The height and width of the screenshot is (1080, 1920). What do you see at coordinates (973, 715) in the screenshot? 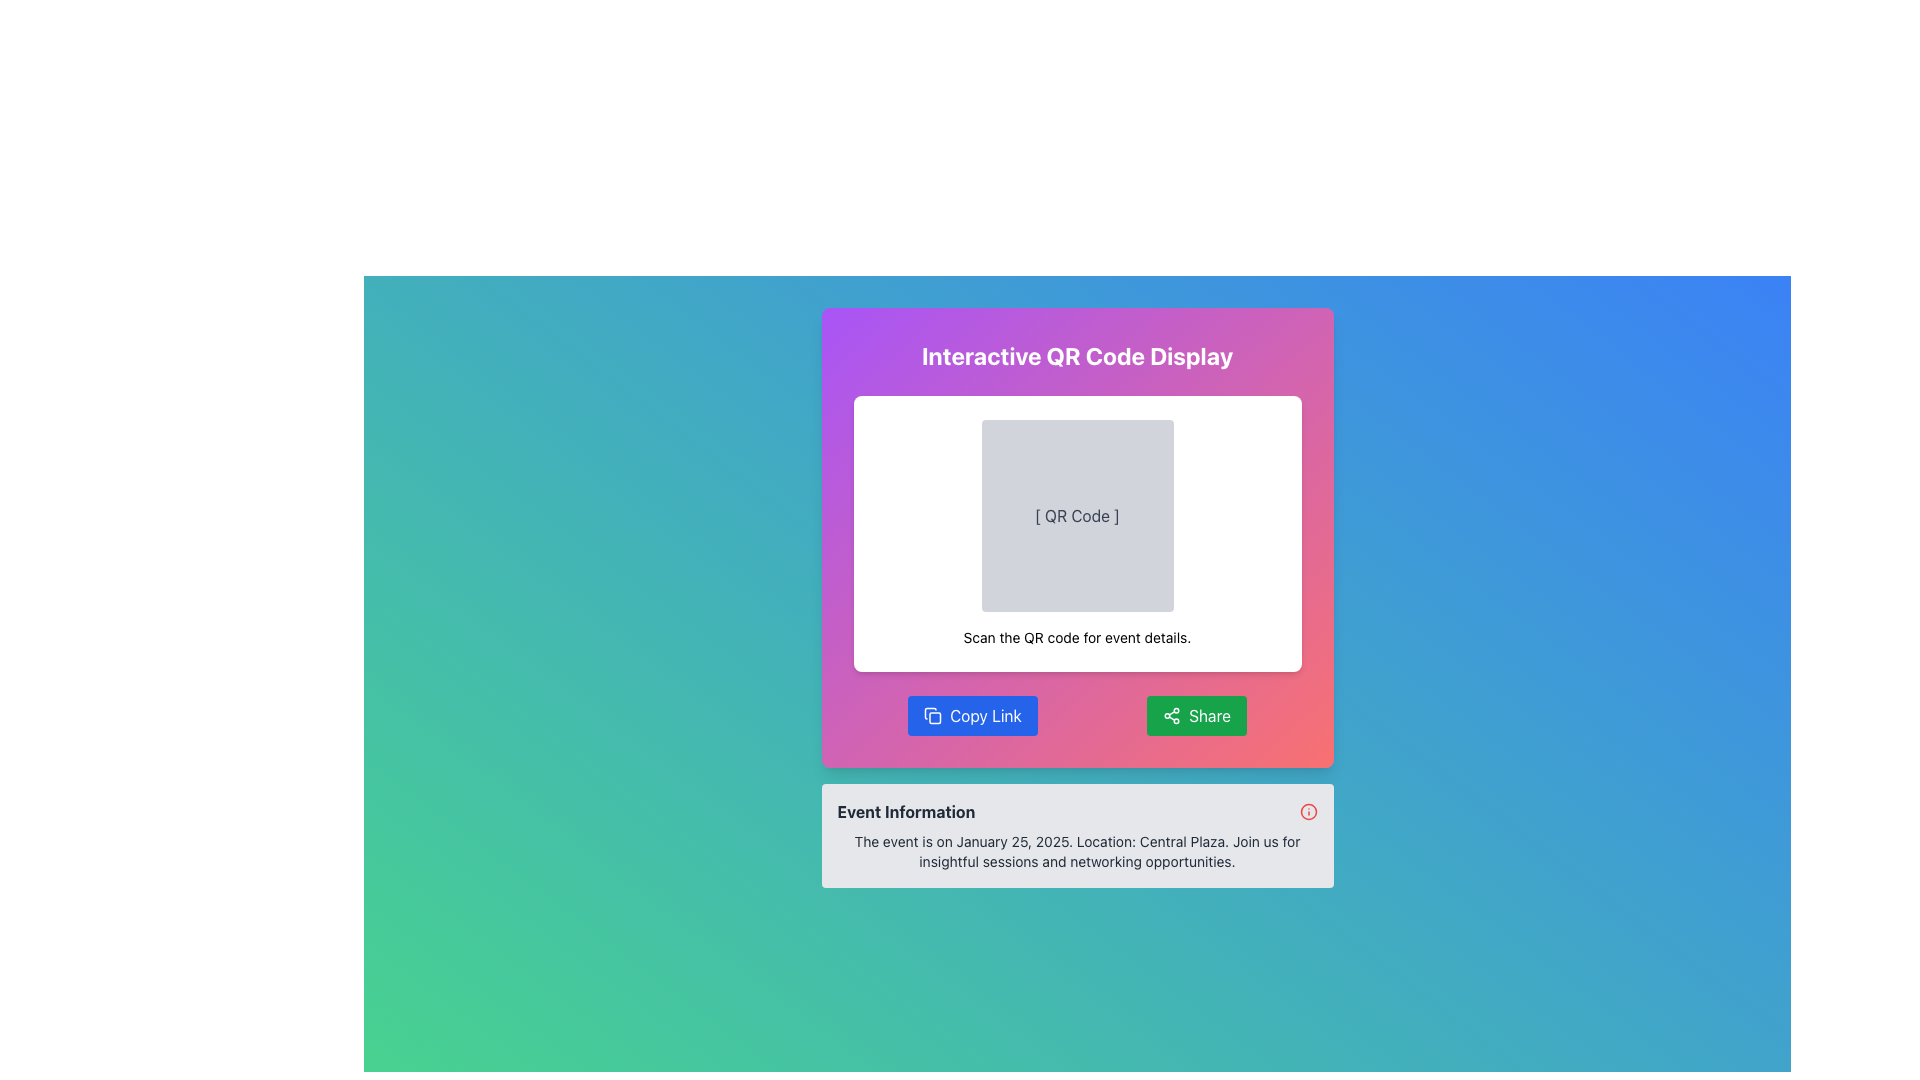
I see `the button used to copy a link, located at the left side of the 'Interactive QR Code Display' panel` at bounding box center [973, 715].